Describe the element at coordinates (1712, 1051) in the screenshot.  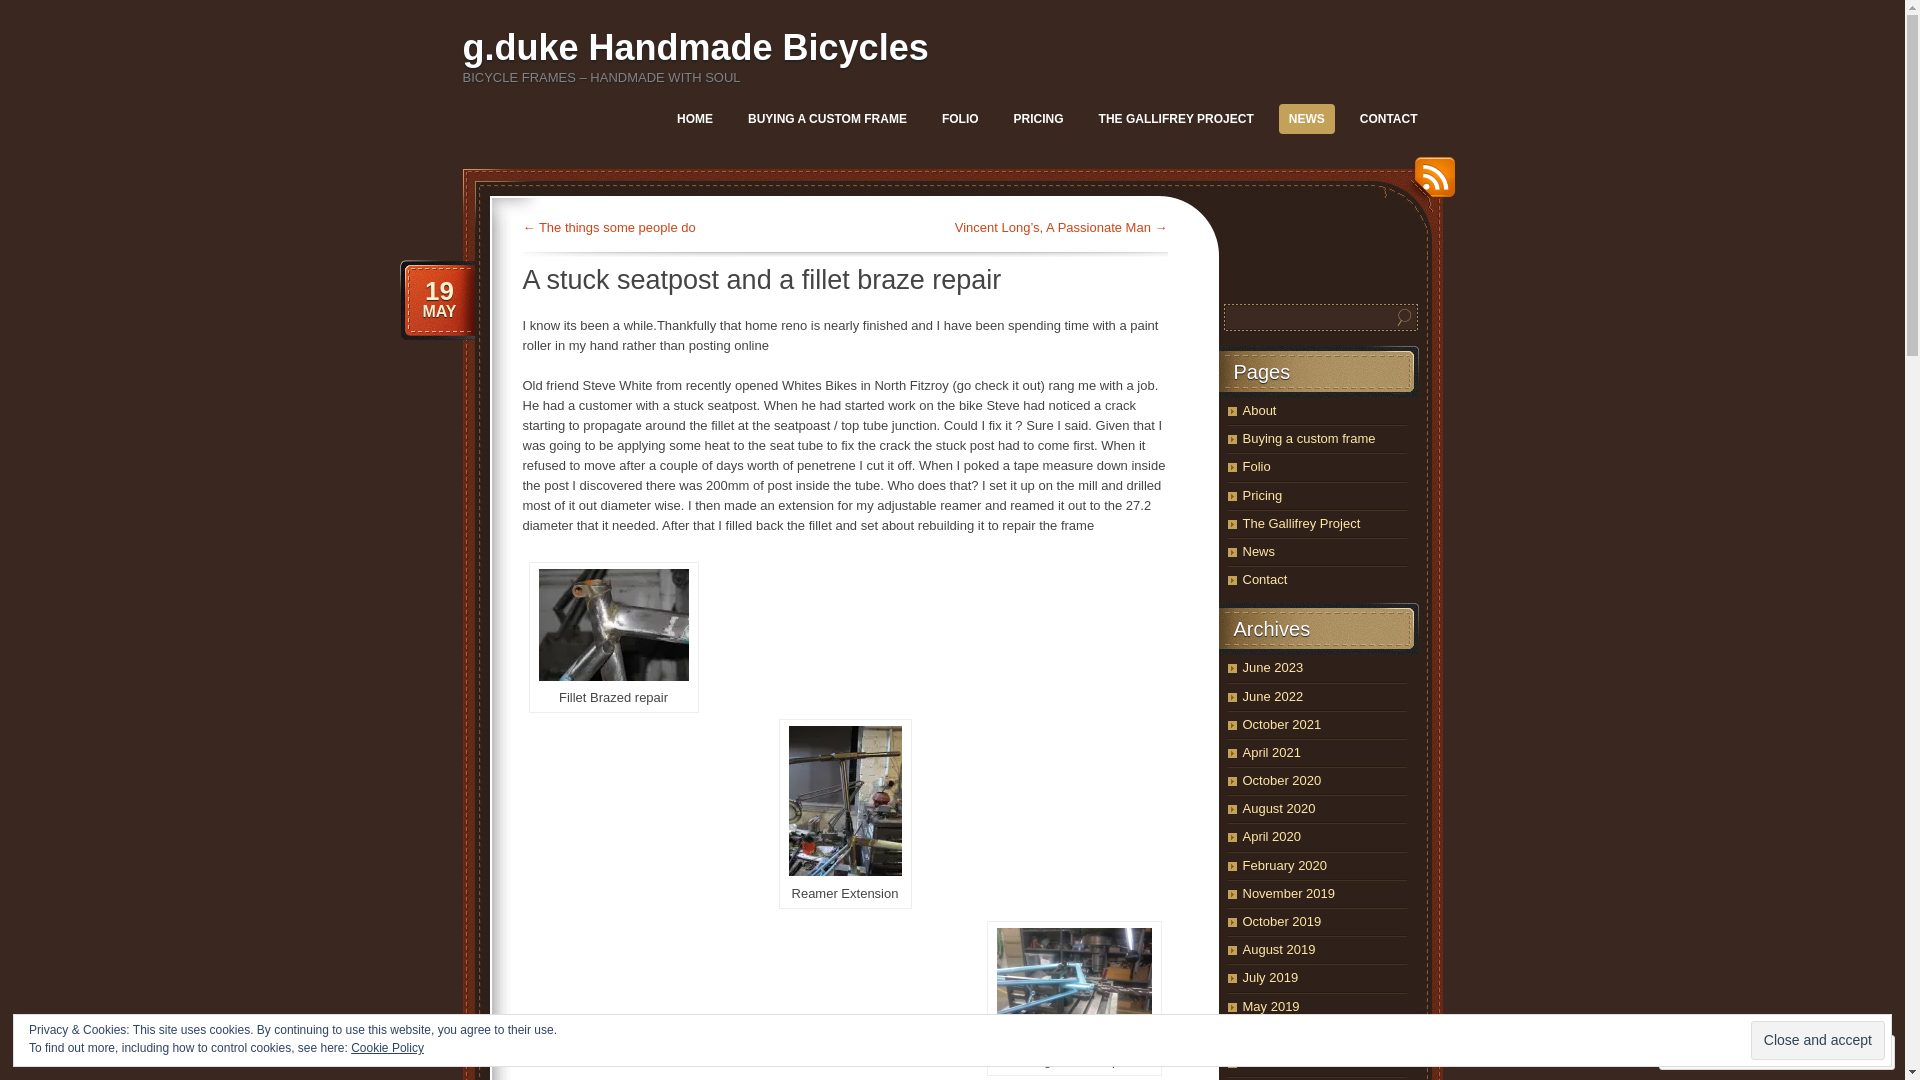
I see `'Comment'` at that location.